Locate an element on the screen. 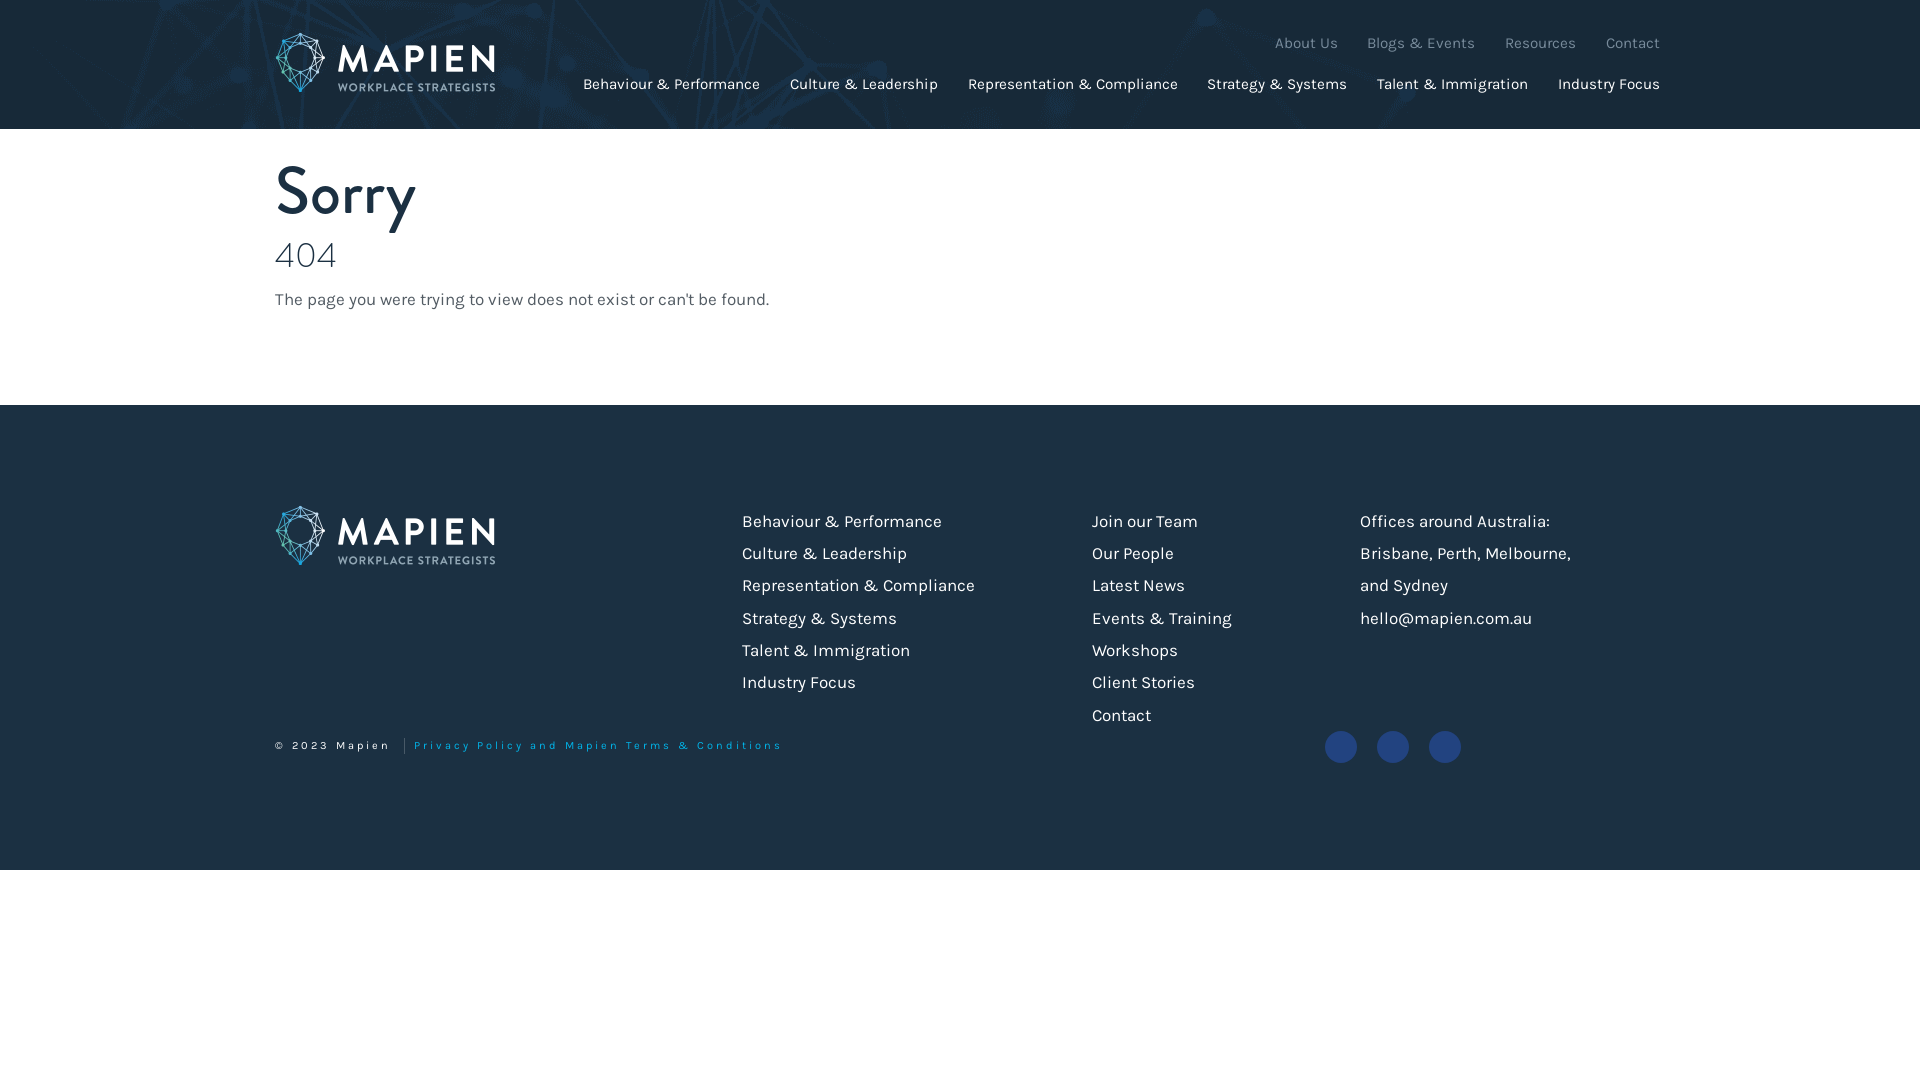 The width and height of the screenshot is (1920, 1080). 'Strategy & Systems' is located at coordinates (819, 616).